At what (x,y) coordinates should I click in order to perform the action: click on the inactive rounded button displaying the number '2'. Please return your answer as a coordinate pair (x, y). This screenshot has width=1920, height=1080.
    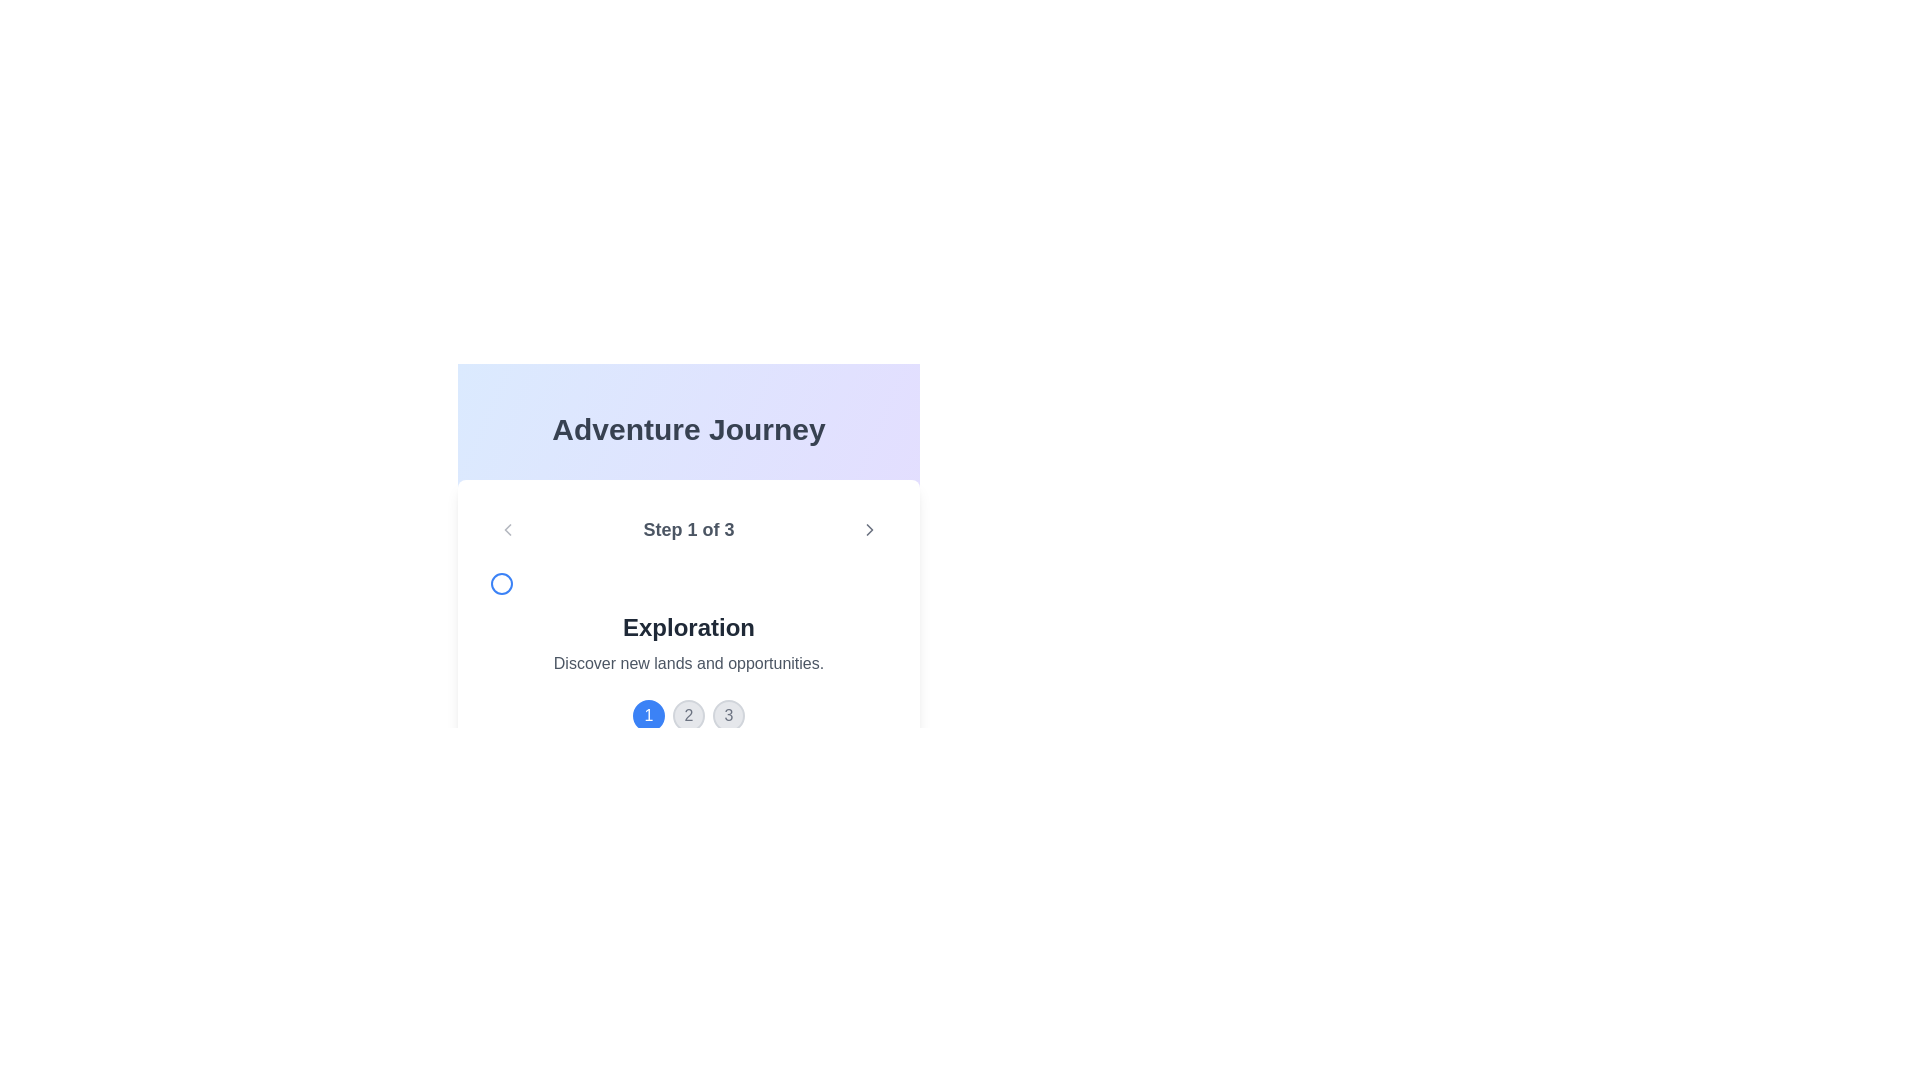
    Looking at the image, I should click on (689, 715).